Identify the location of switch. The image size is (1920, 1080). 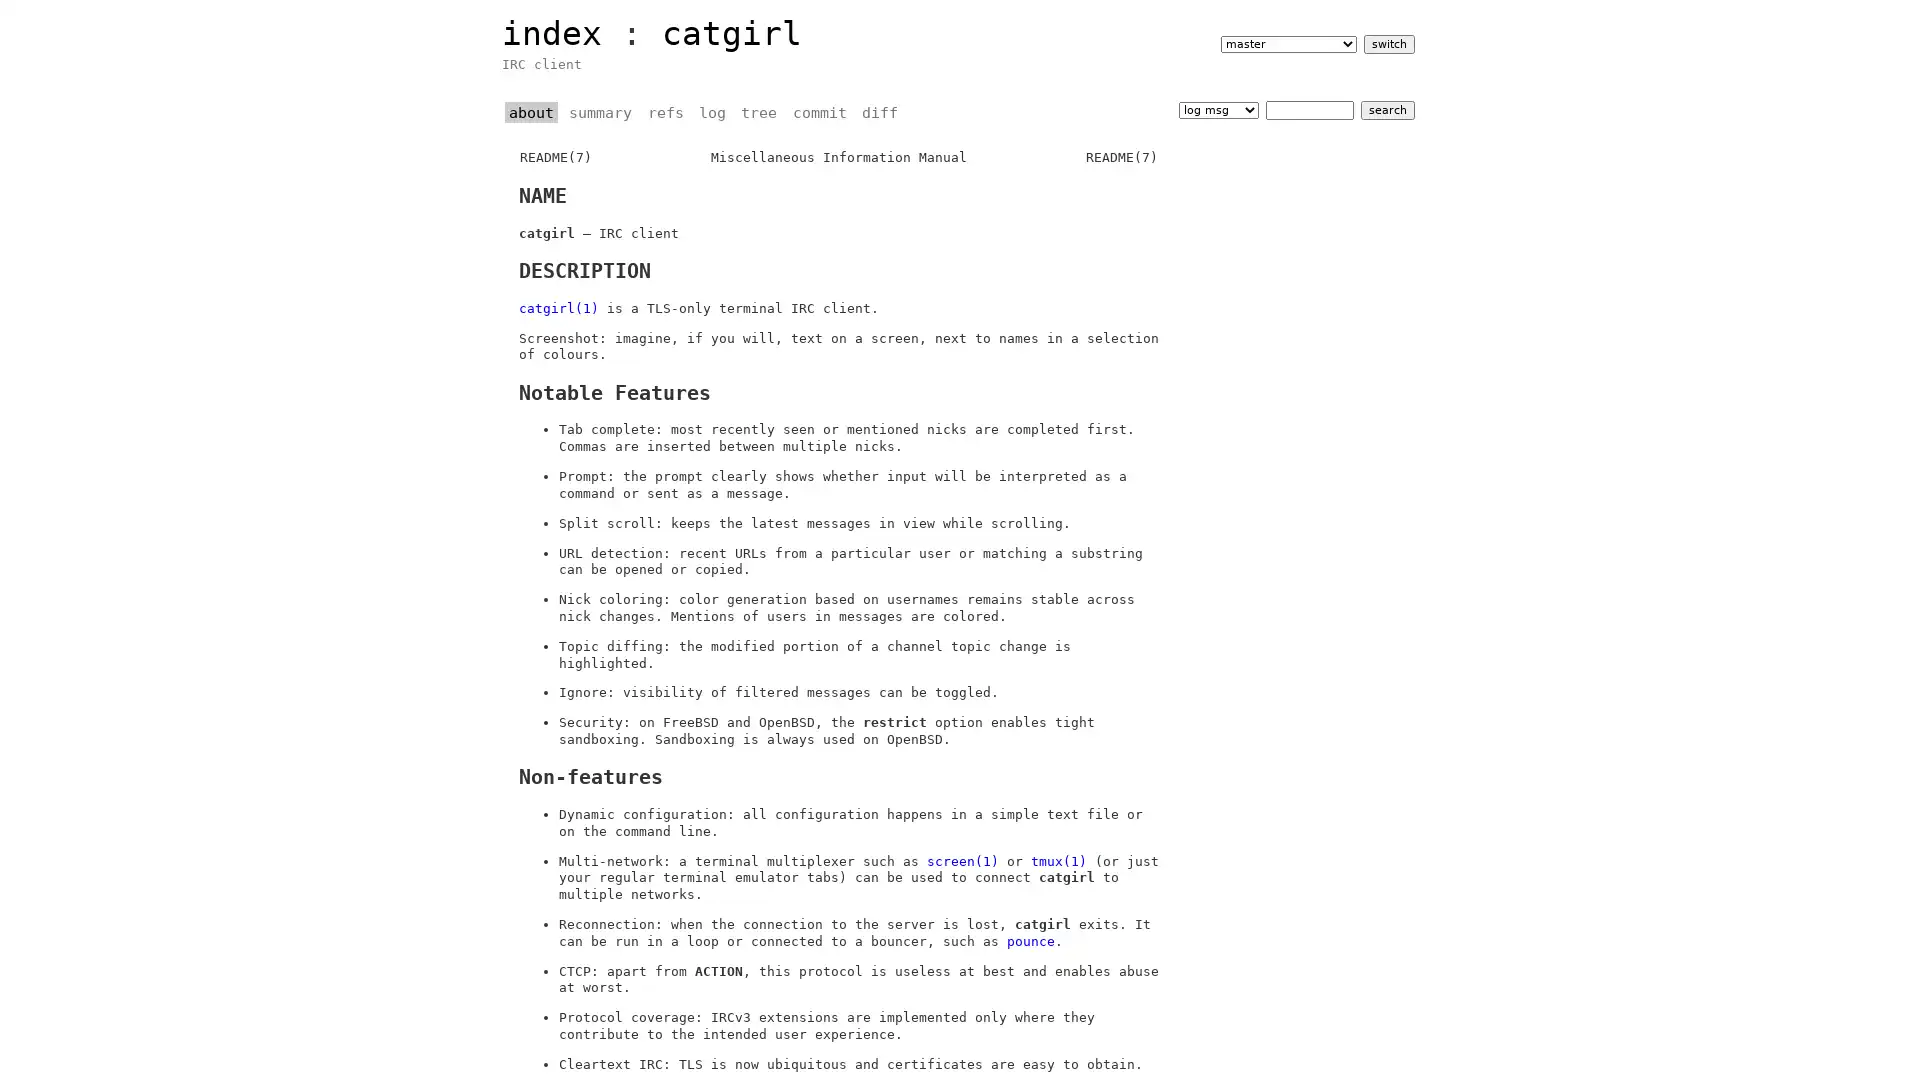
(1387, 43).